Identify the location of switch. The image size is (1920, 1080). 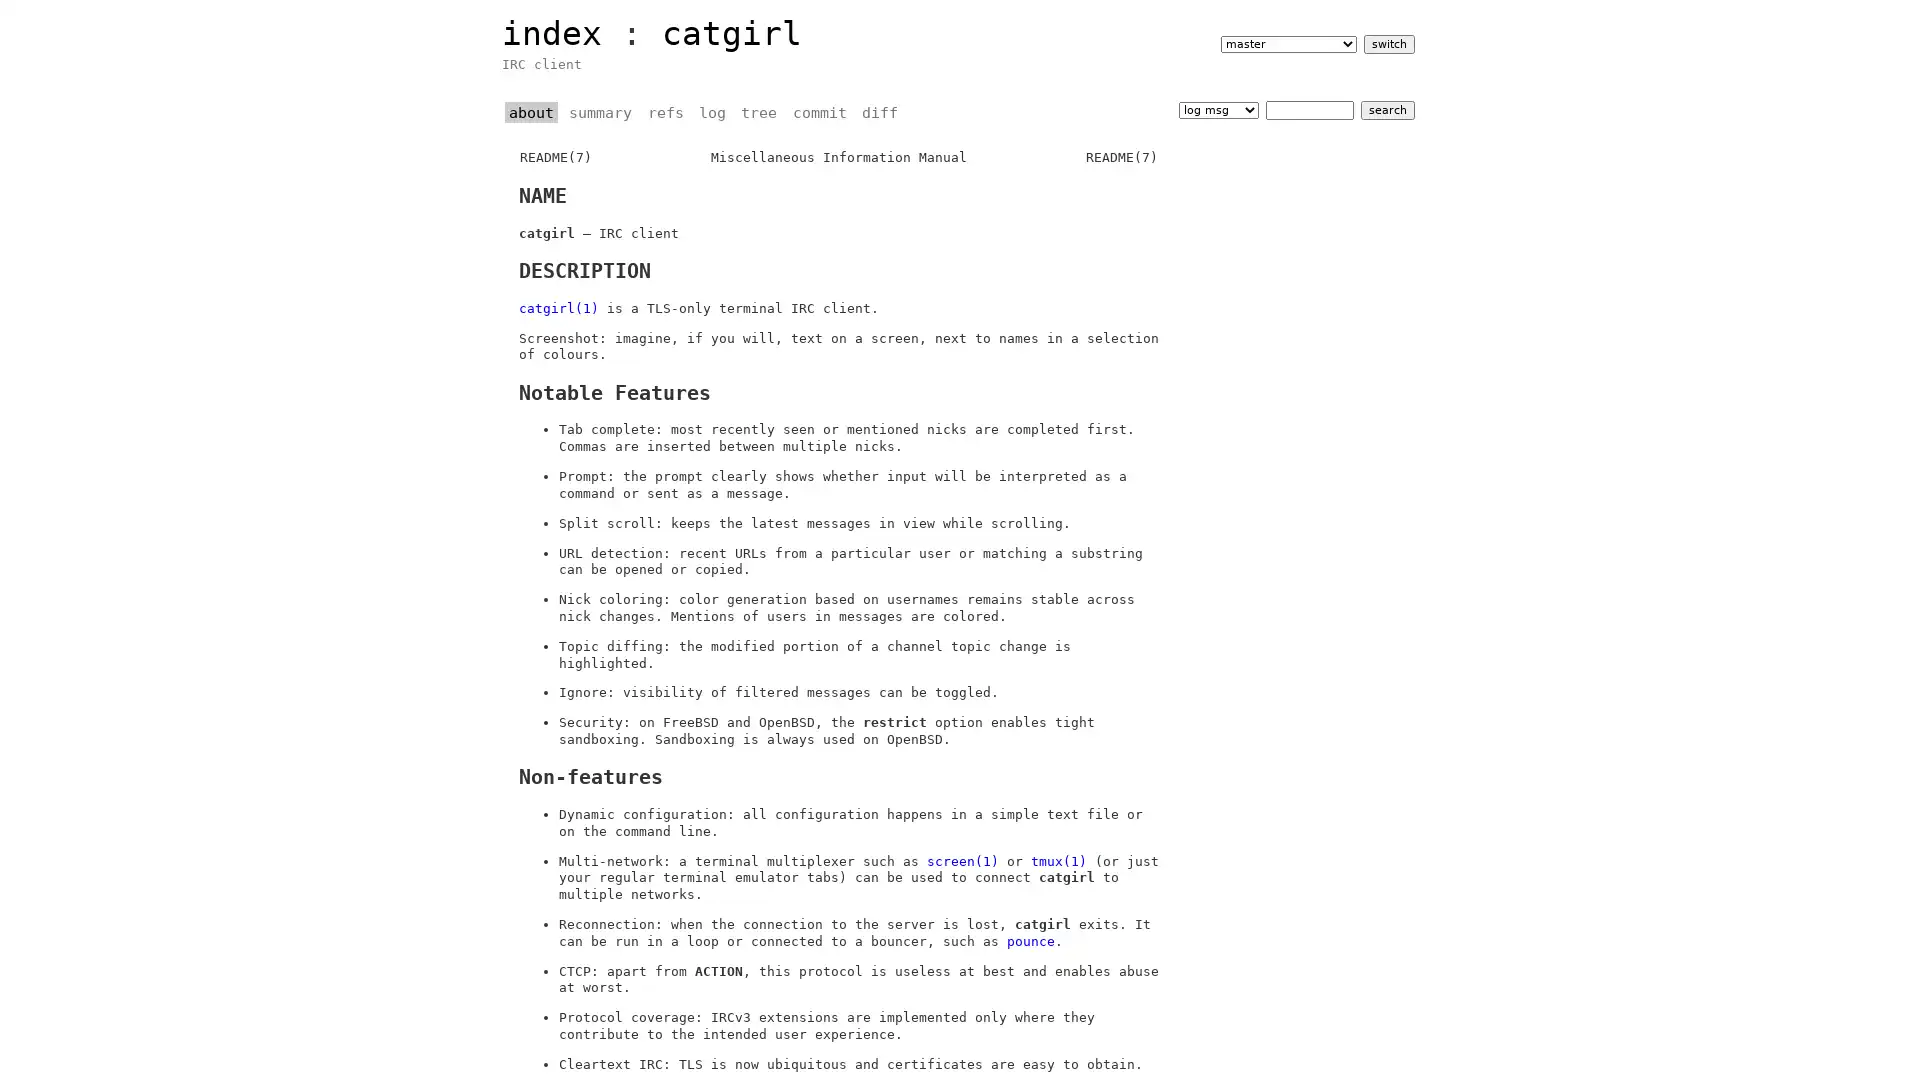
(1387, 43).